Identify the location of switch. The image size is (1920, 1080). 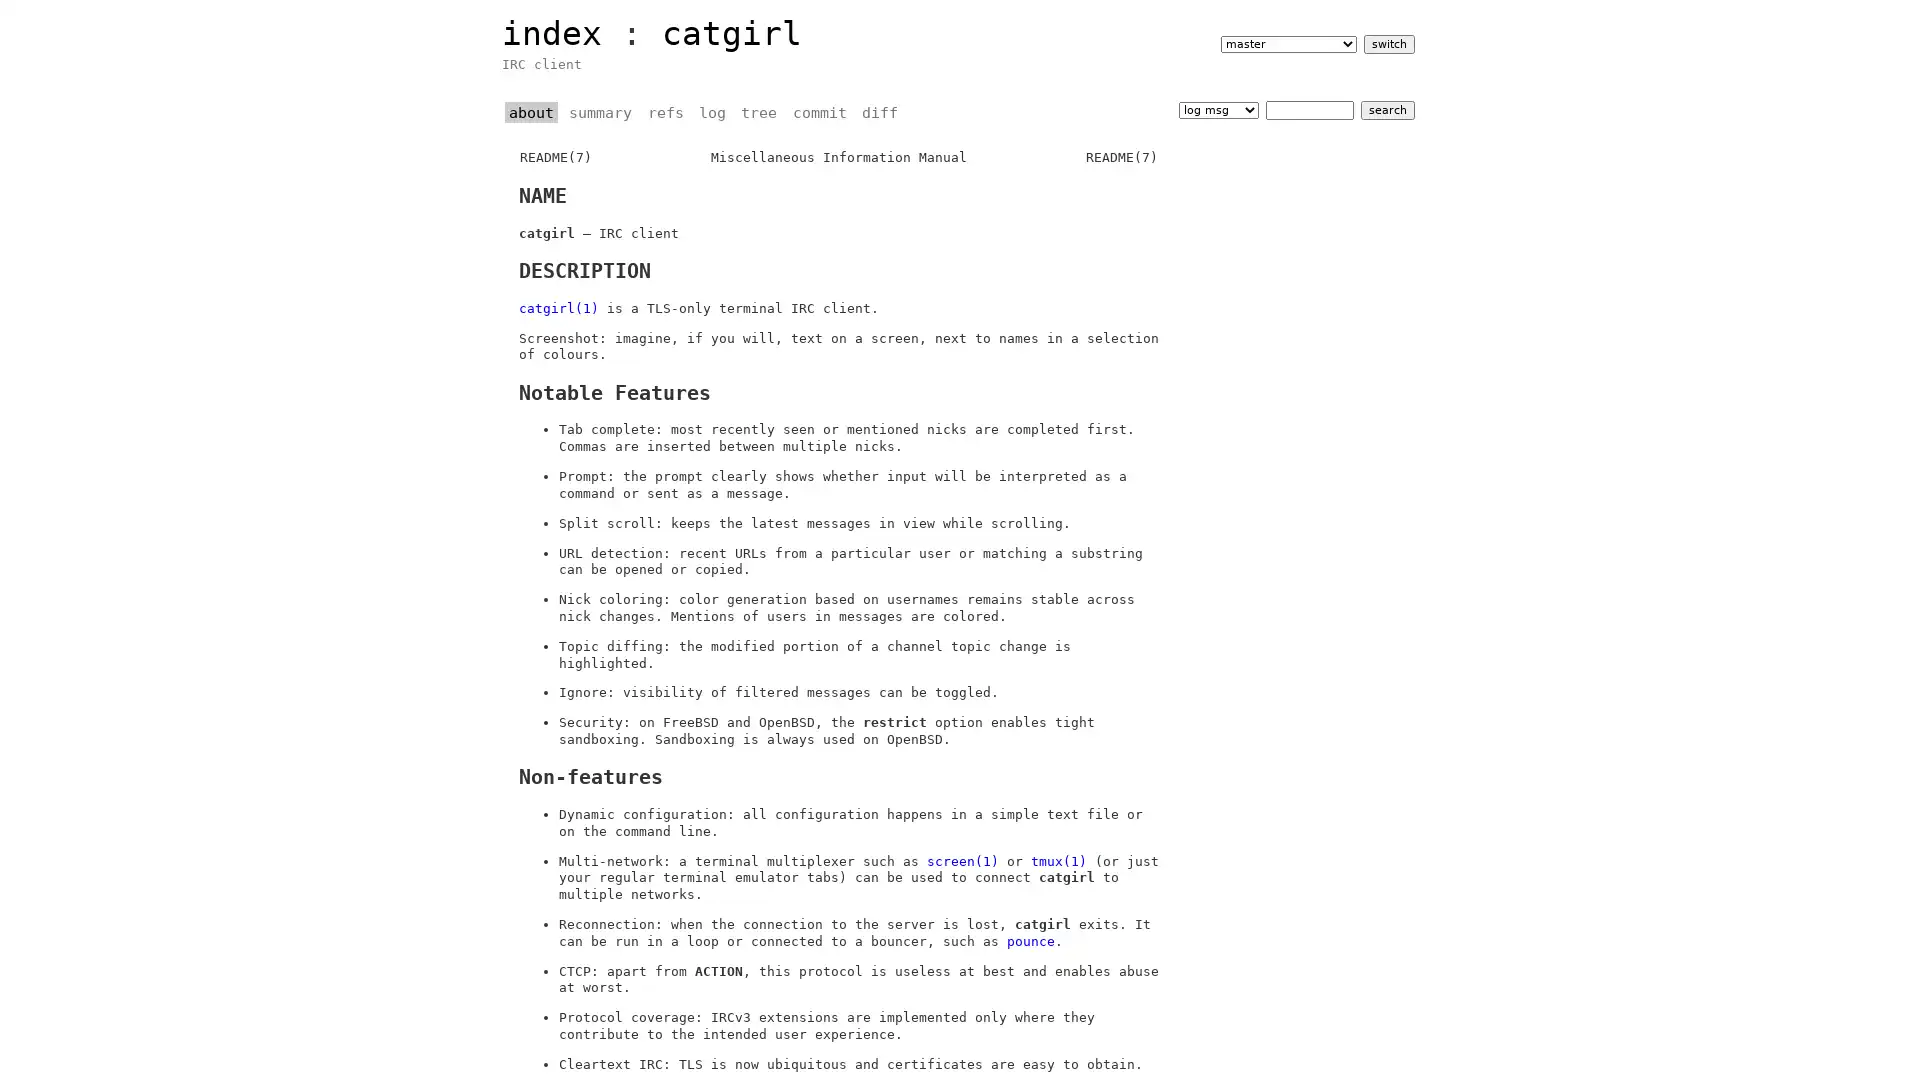
(1387, 43).